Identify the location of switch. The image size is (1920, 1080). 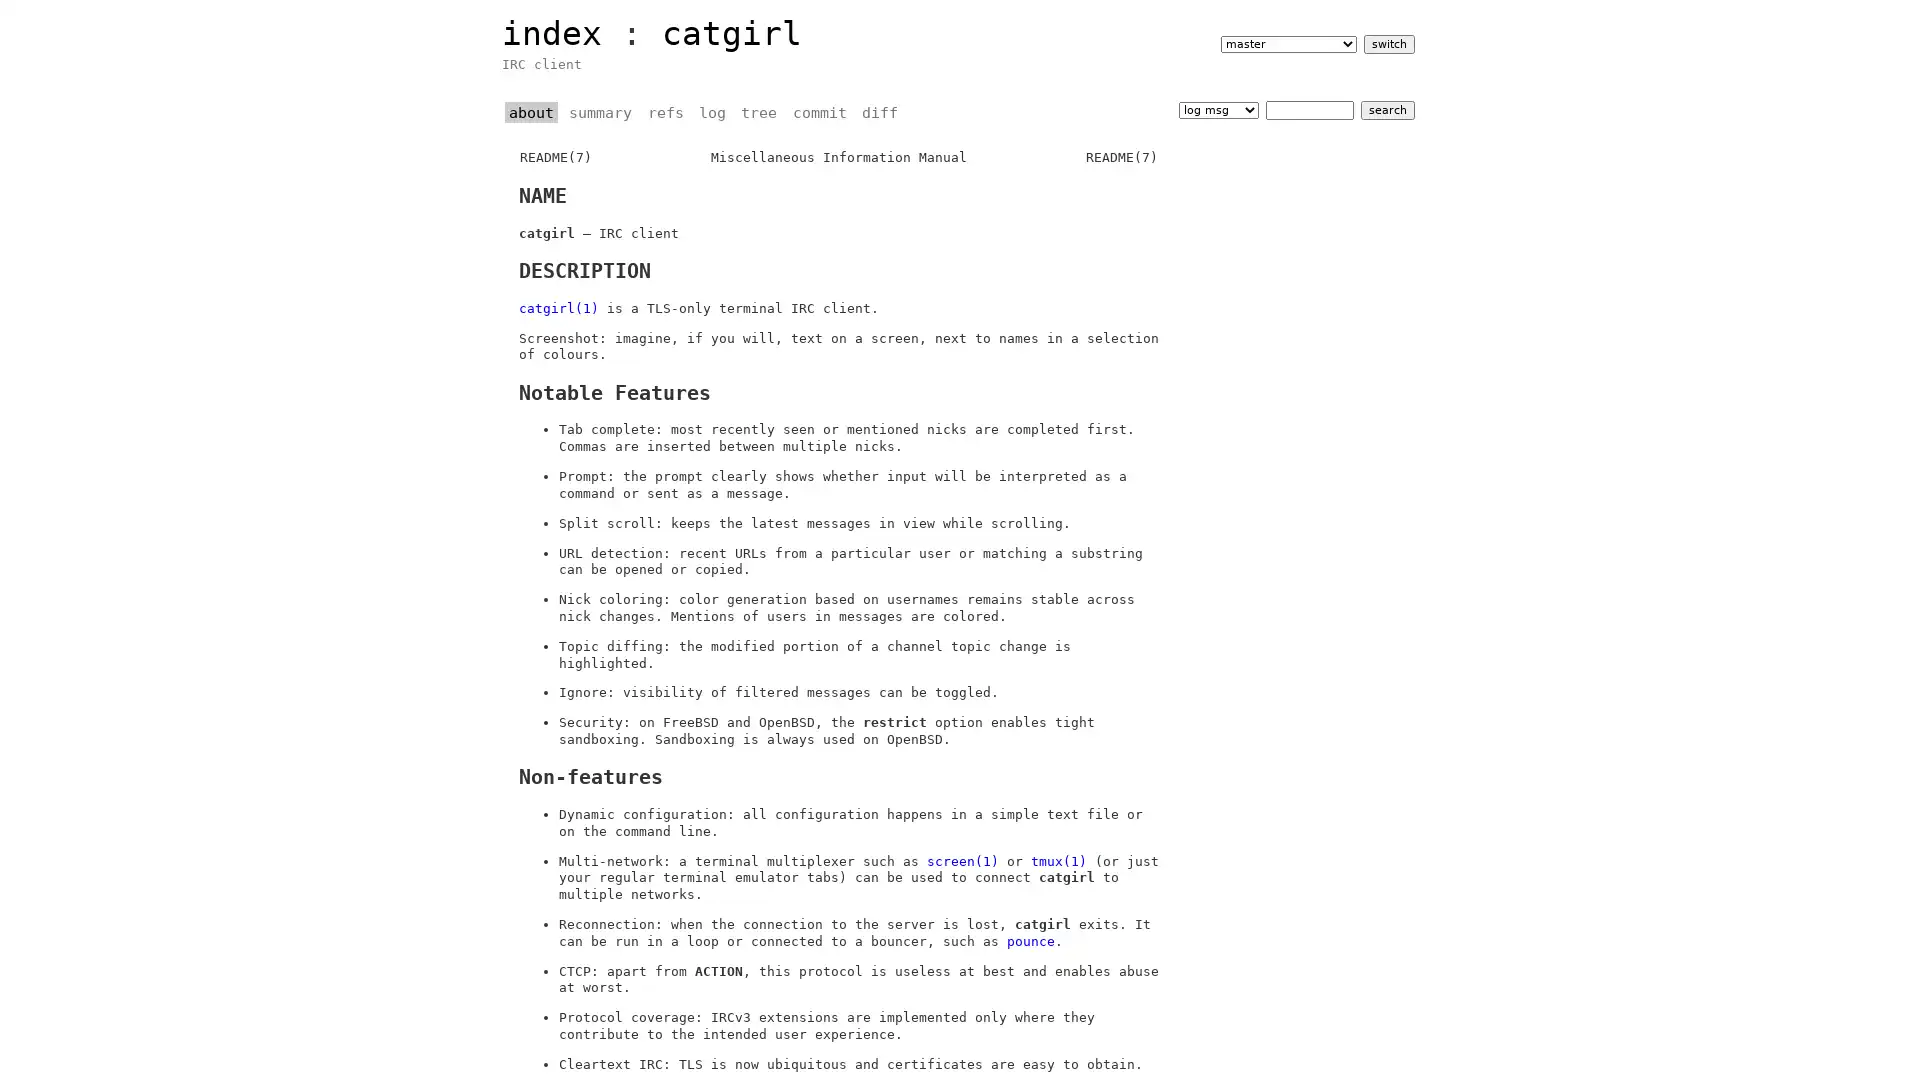
(1387, 43).